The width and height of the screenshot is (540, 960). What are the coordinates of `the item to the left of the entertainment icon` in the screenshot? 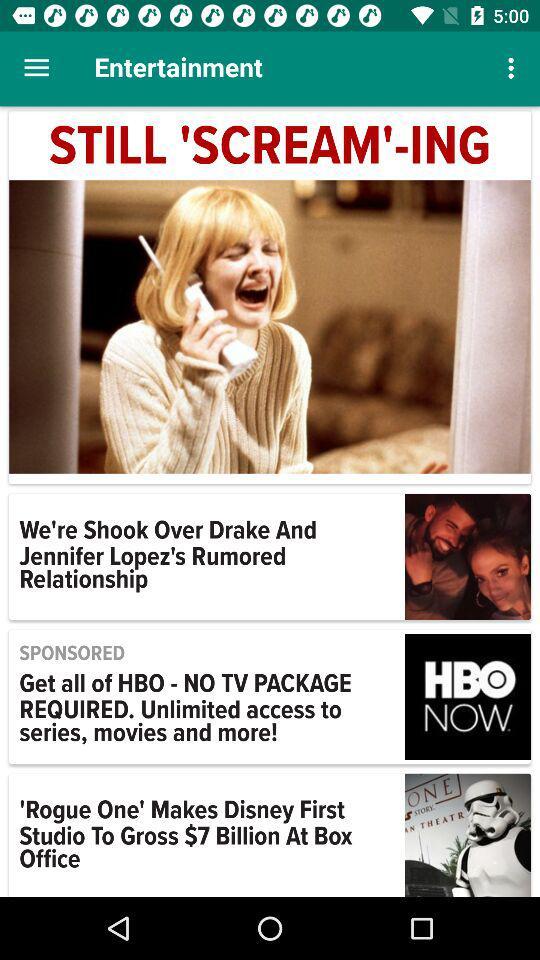 It's located at (36, 68).